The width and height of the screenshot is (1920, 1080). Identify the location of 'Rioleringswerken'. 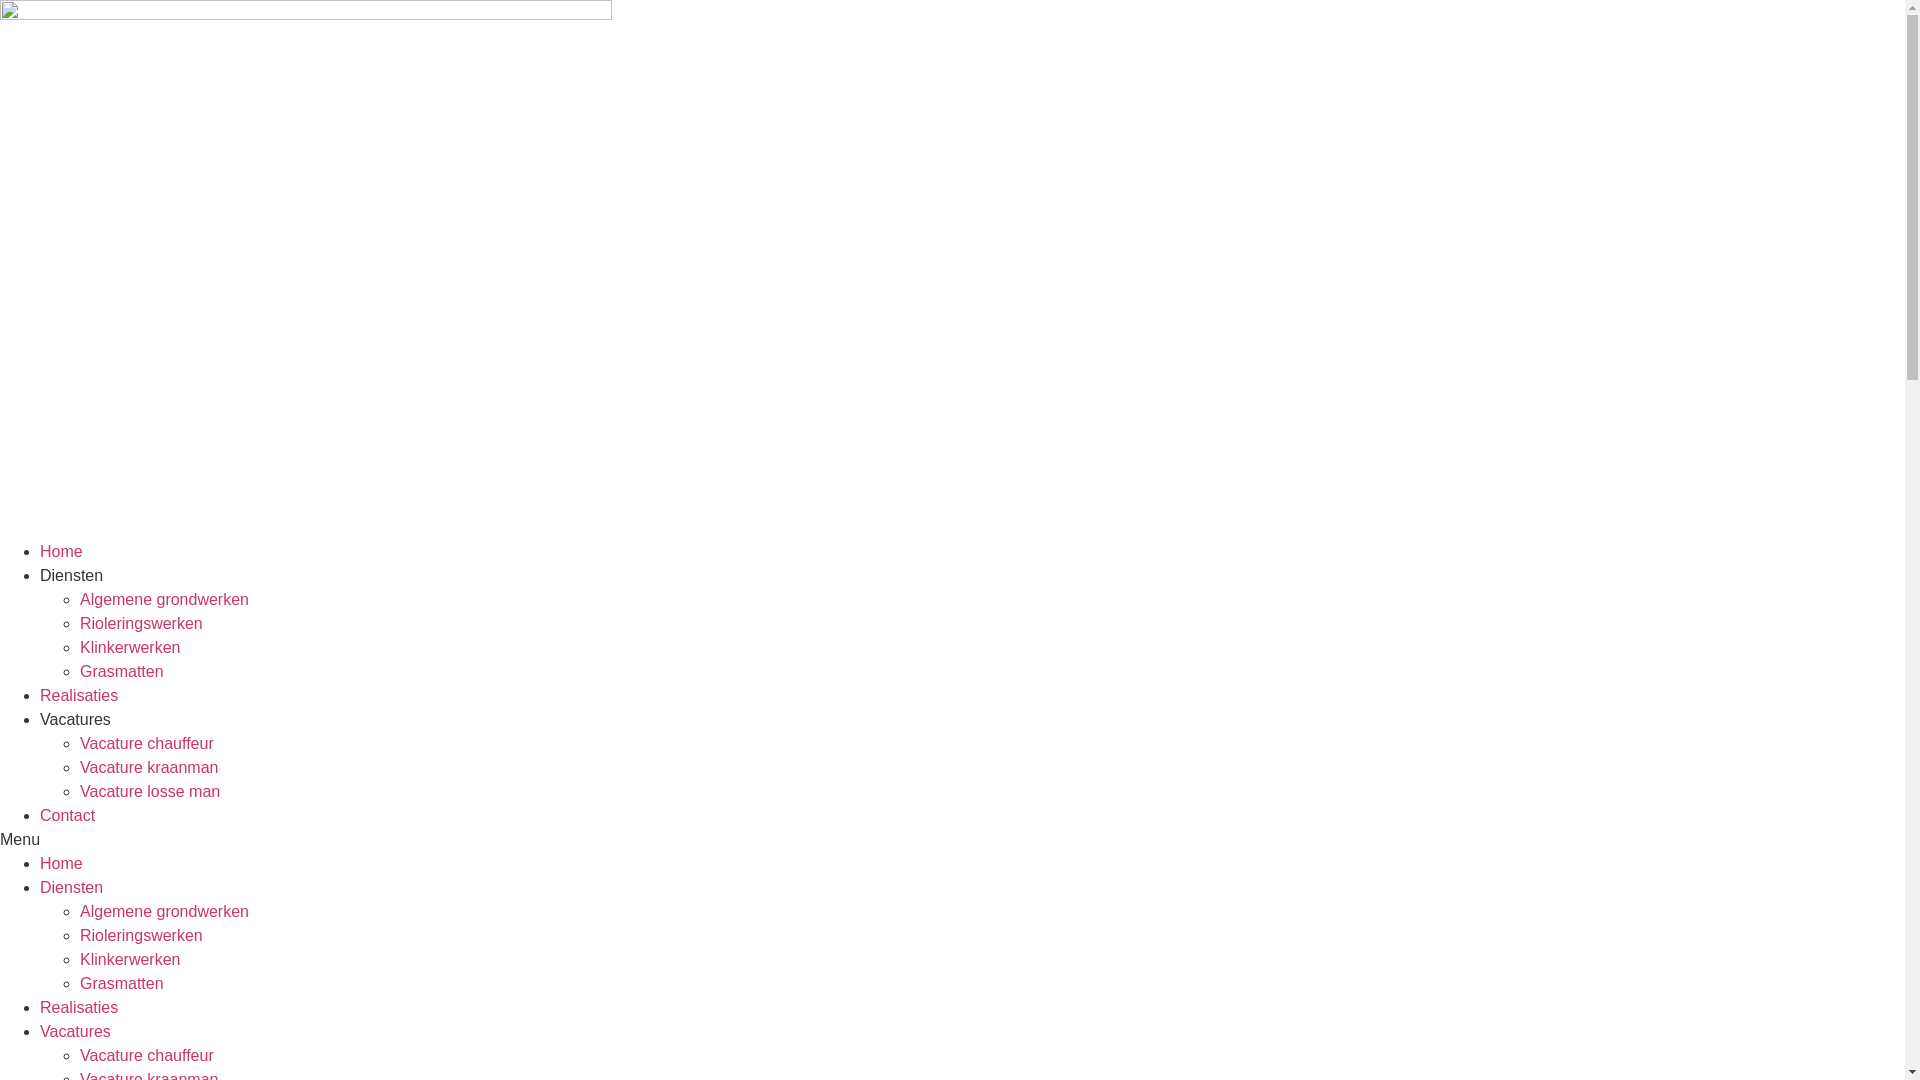
(140, 622).